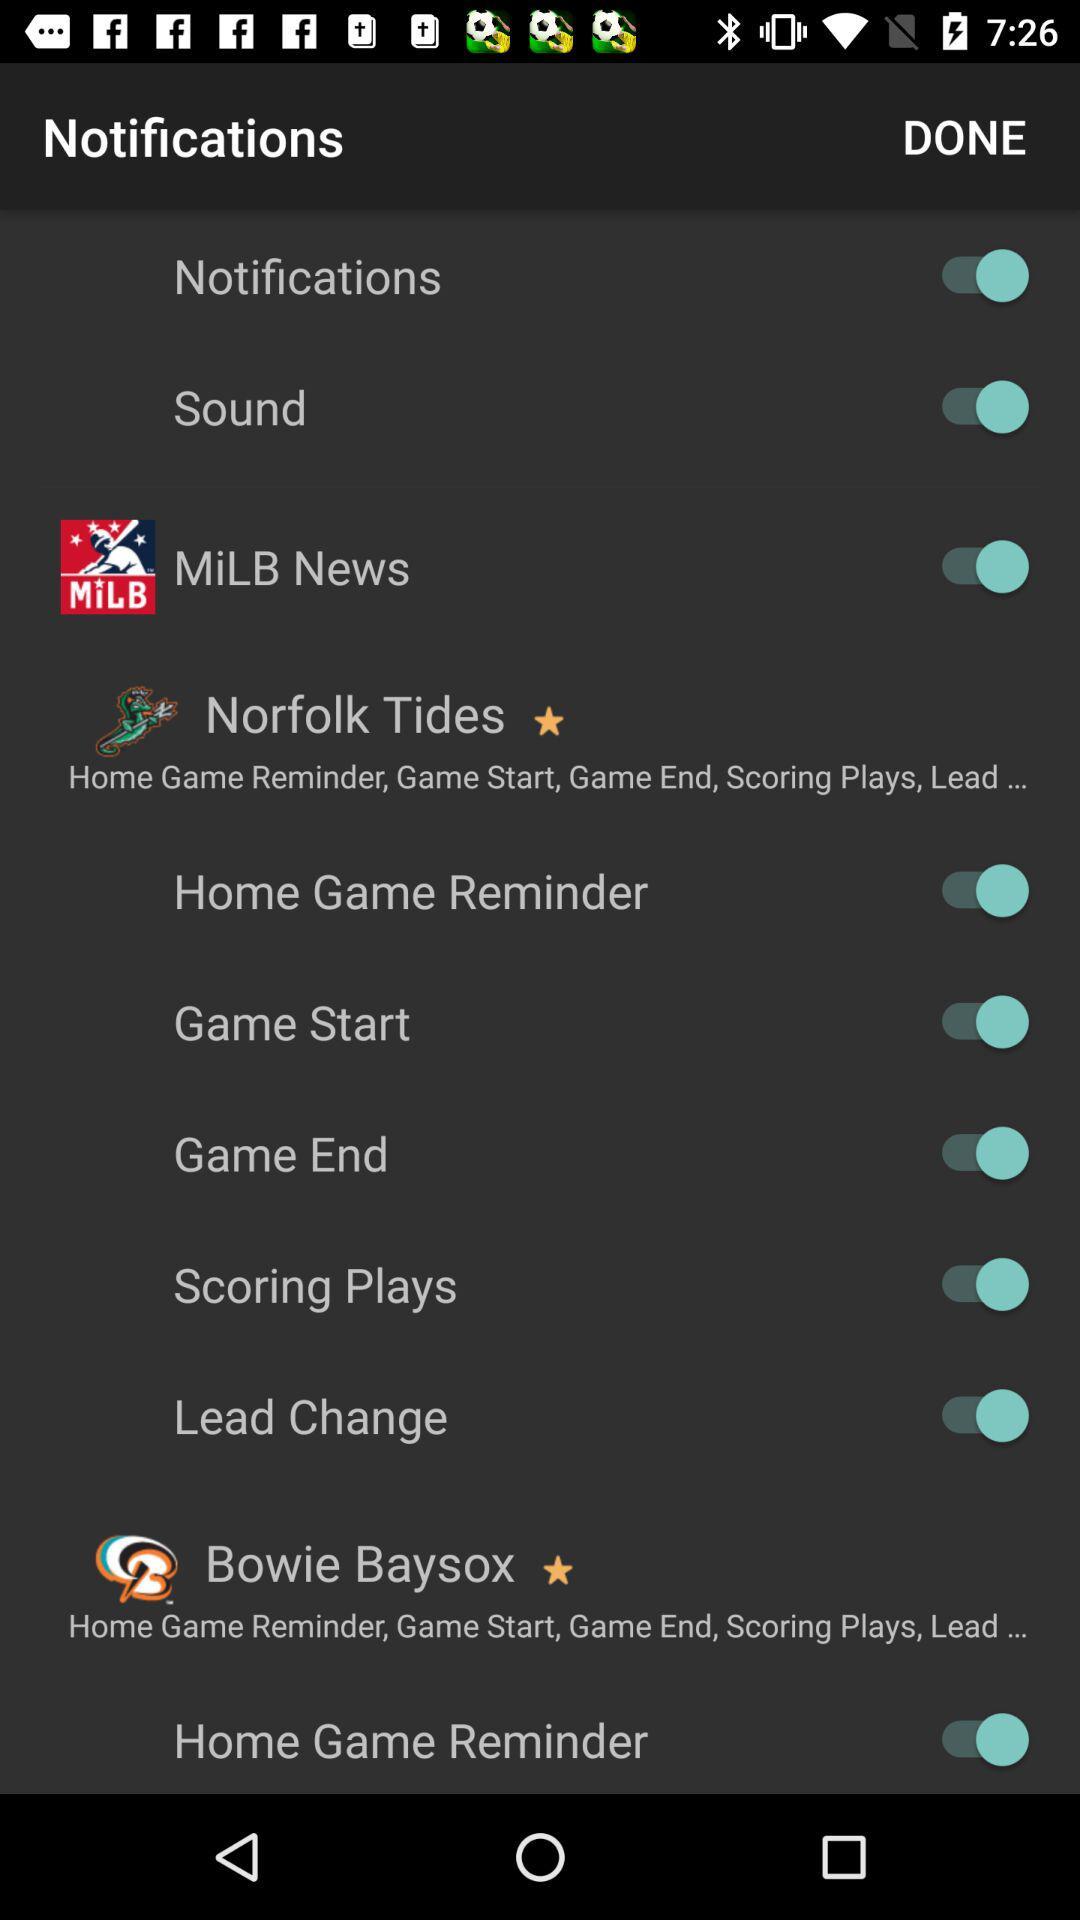 The image size is (1080, 1920). I want to click on trun on milb news notification, so click(974, 565).